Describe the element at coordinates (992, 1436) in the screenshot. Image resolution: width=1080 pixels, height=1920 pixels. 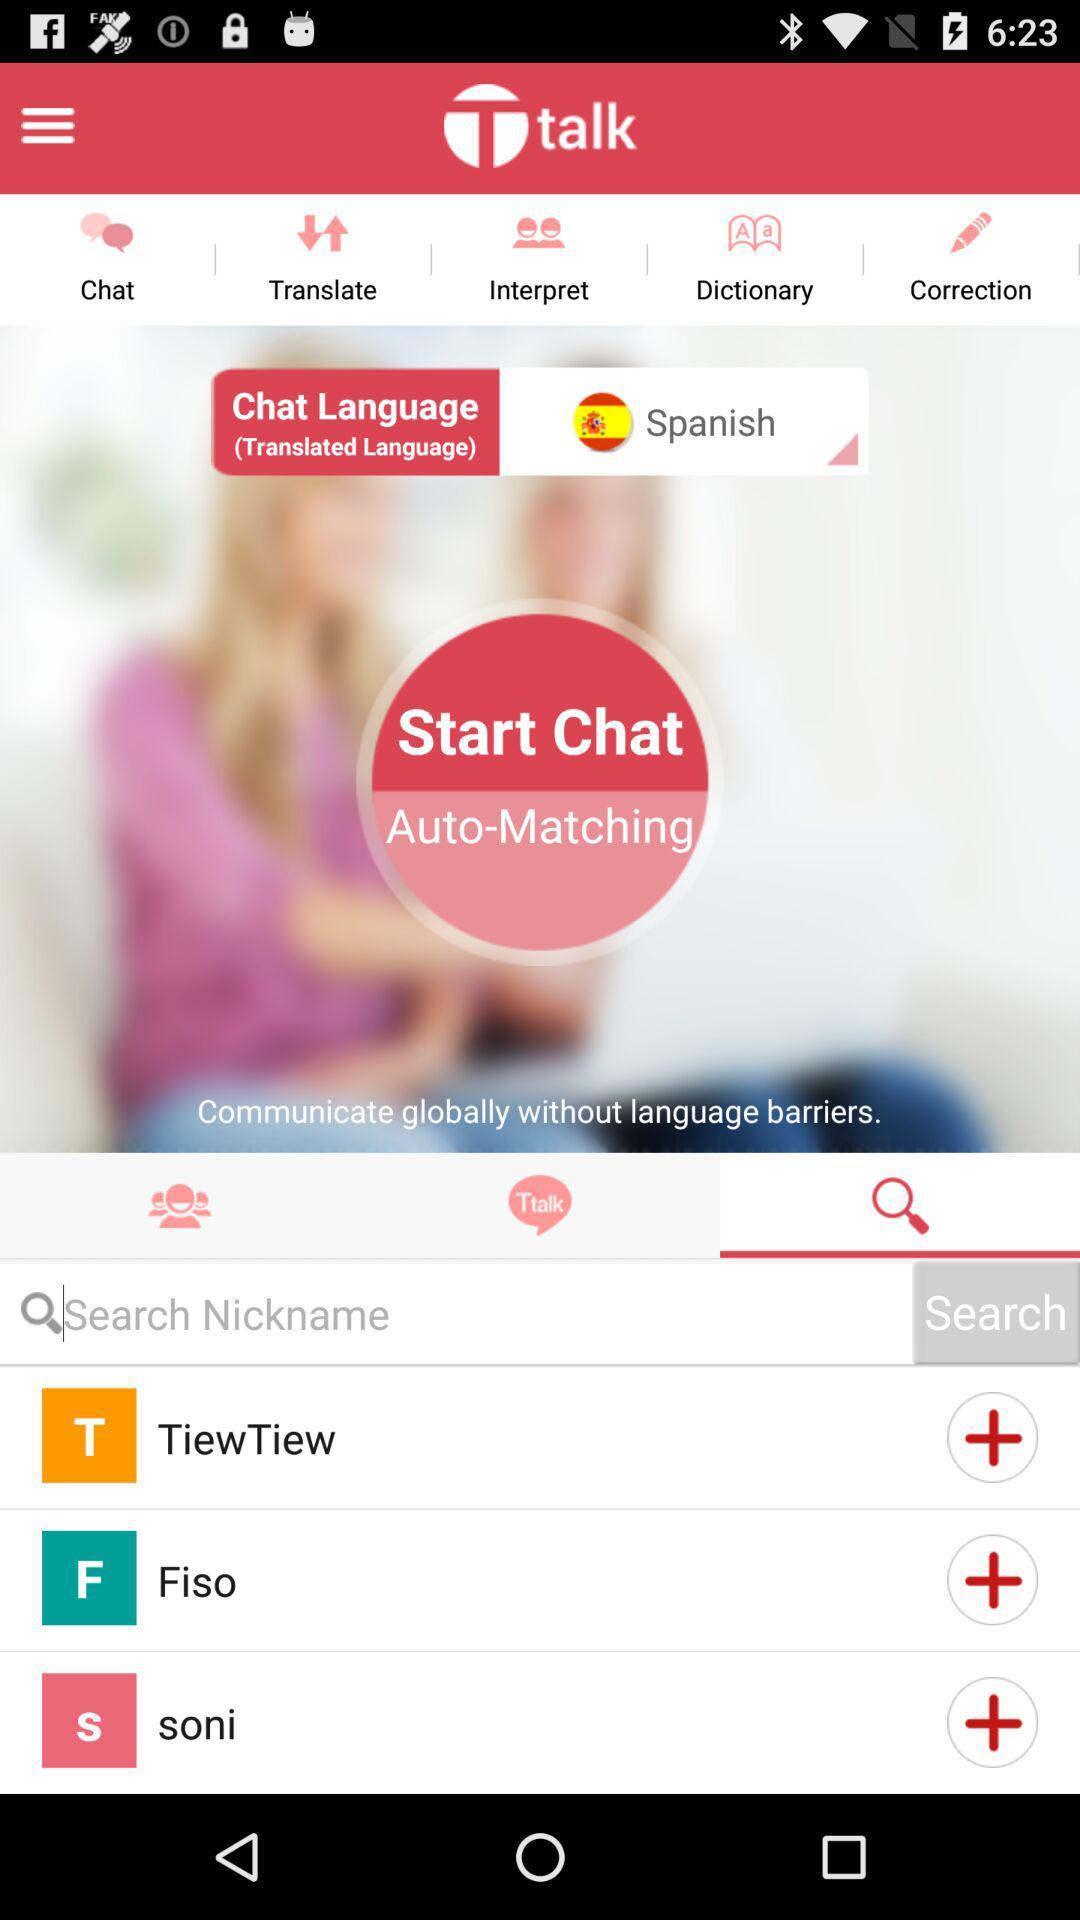
I see `click for more information` at that location.